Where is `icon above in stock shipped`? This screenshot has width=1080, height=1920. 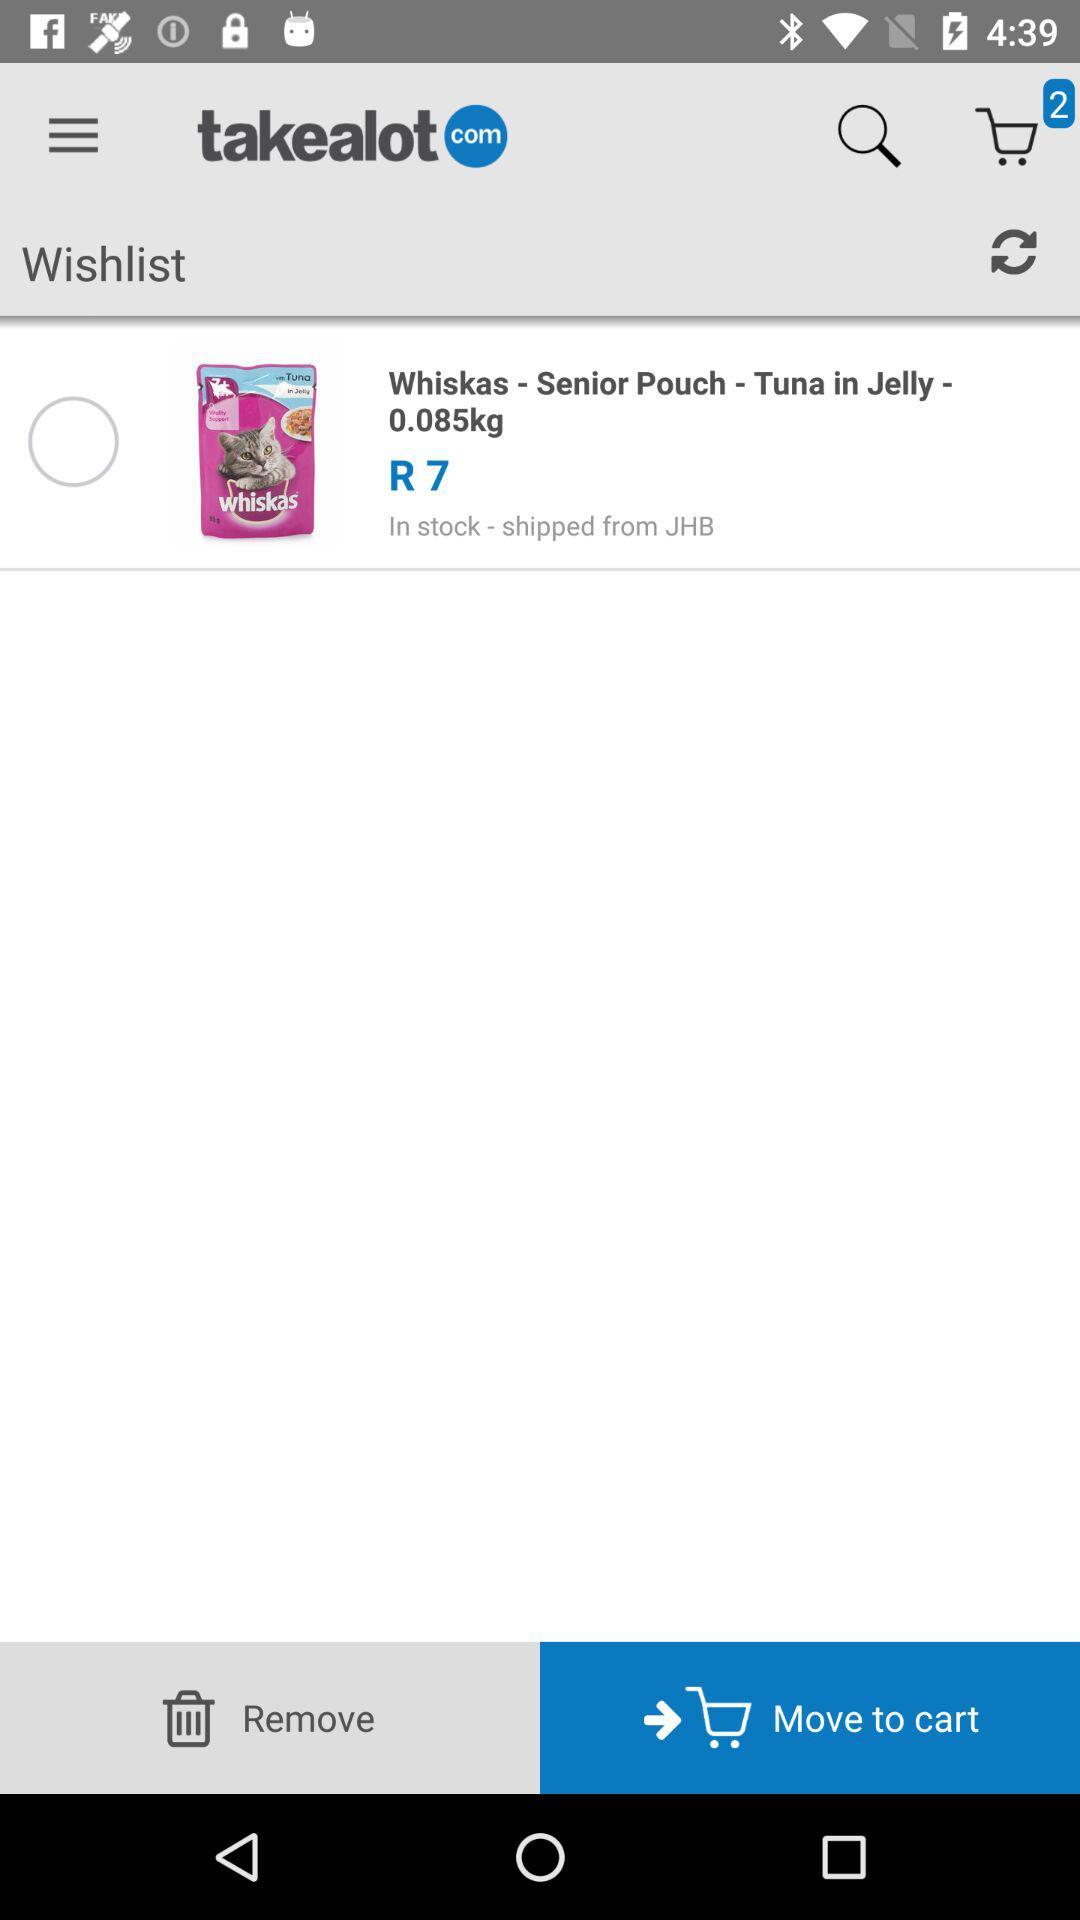
icon above in stock shipped is located at coordinates (418, 473).